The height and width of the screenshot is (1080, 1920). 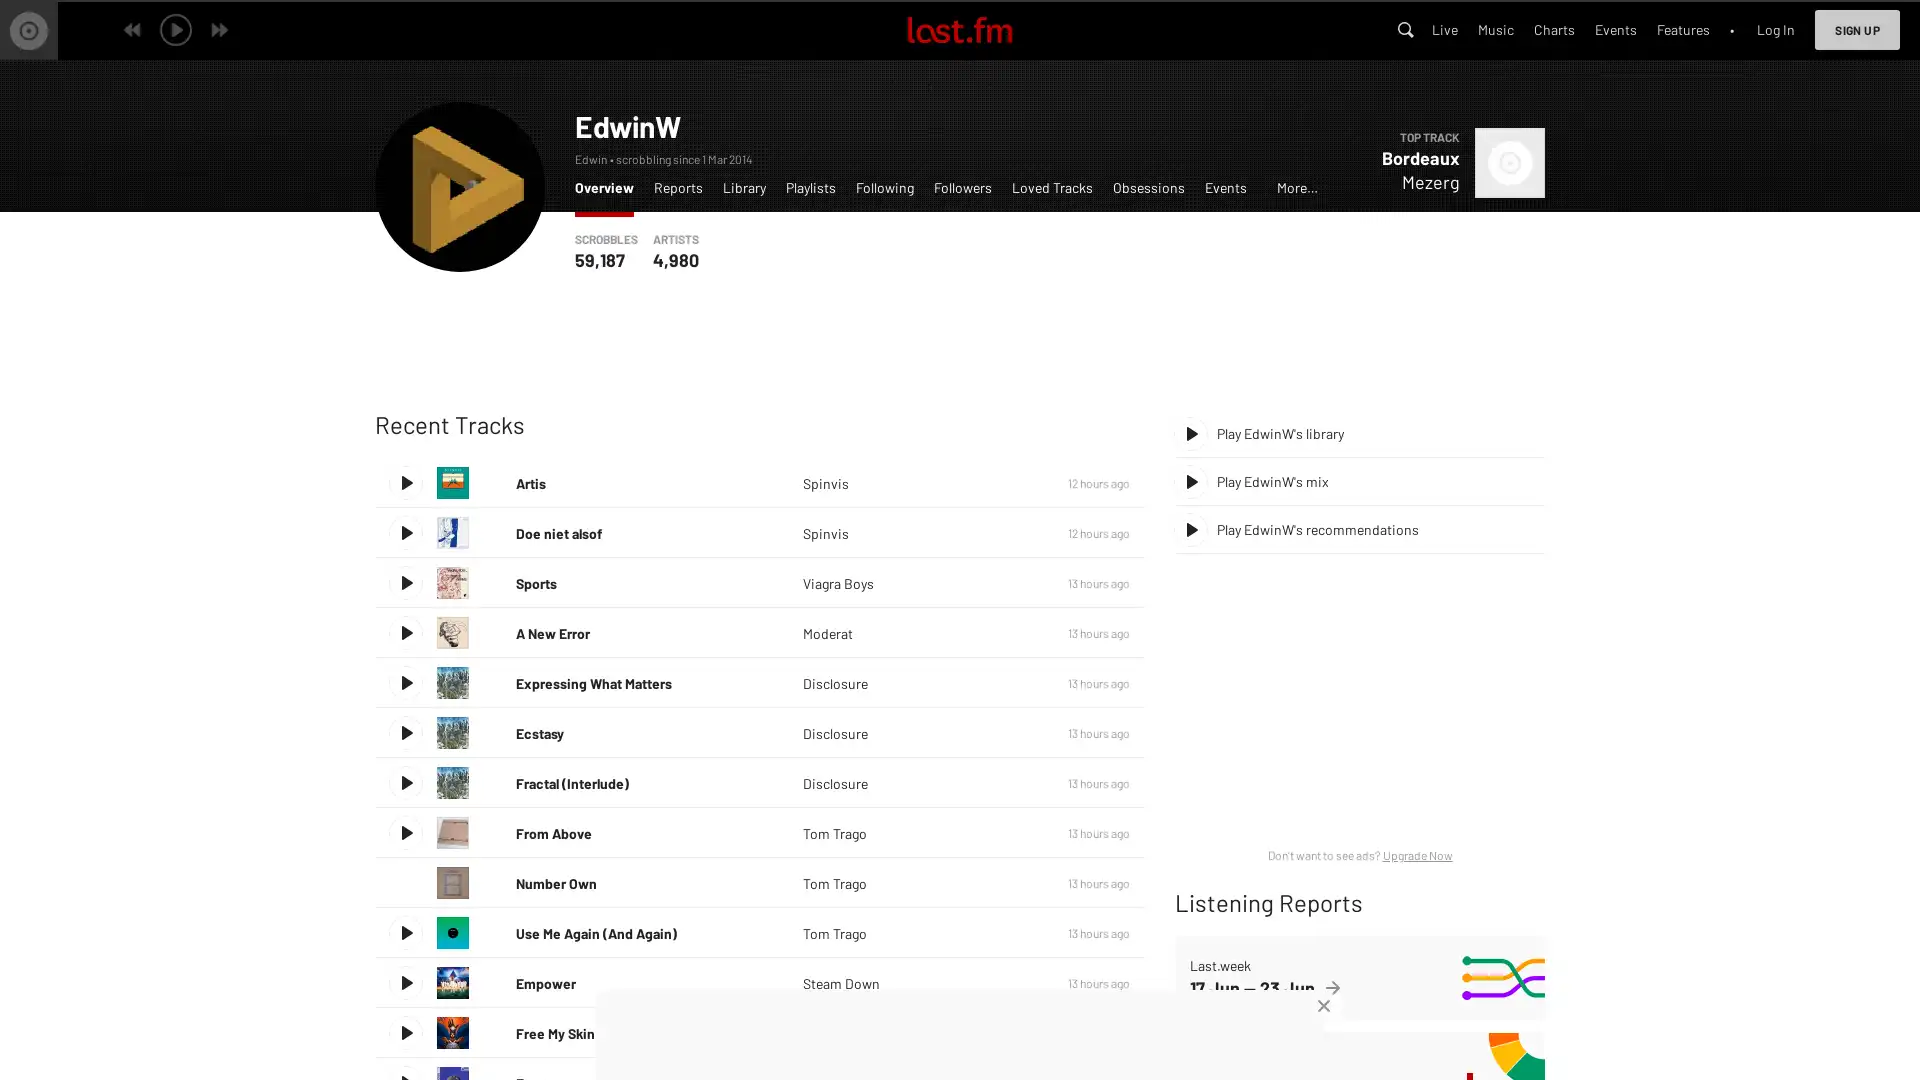 I want to click on Play EdwinW's mix, so click(x=1359, y=482).